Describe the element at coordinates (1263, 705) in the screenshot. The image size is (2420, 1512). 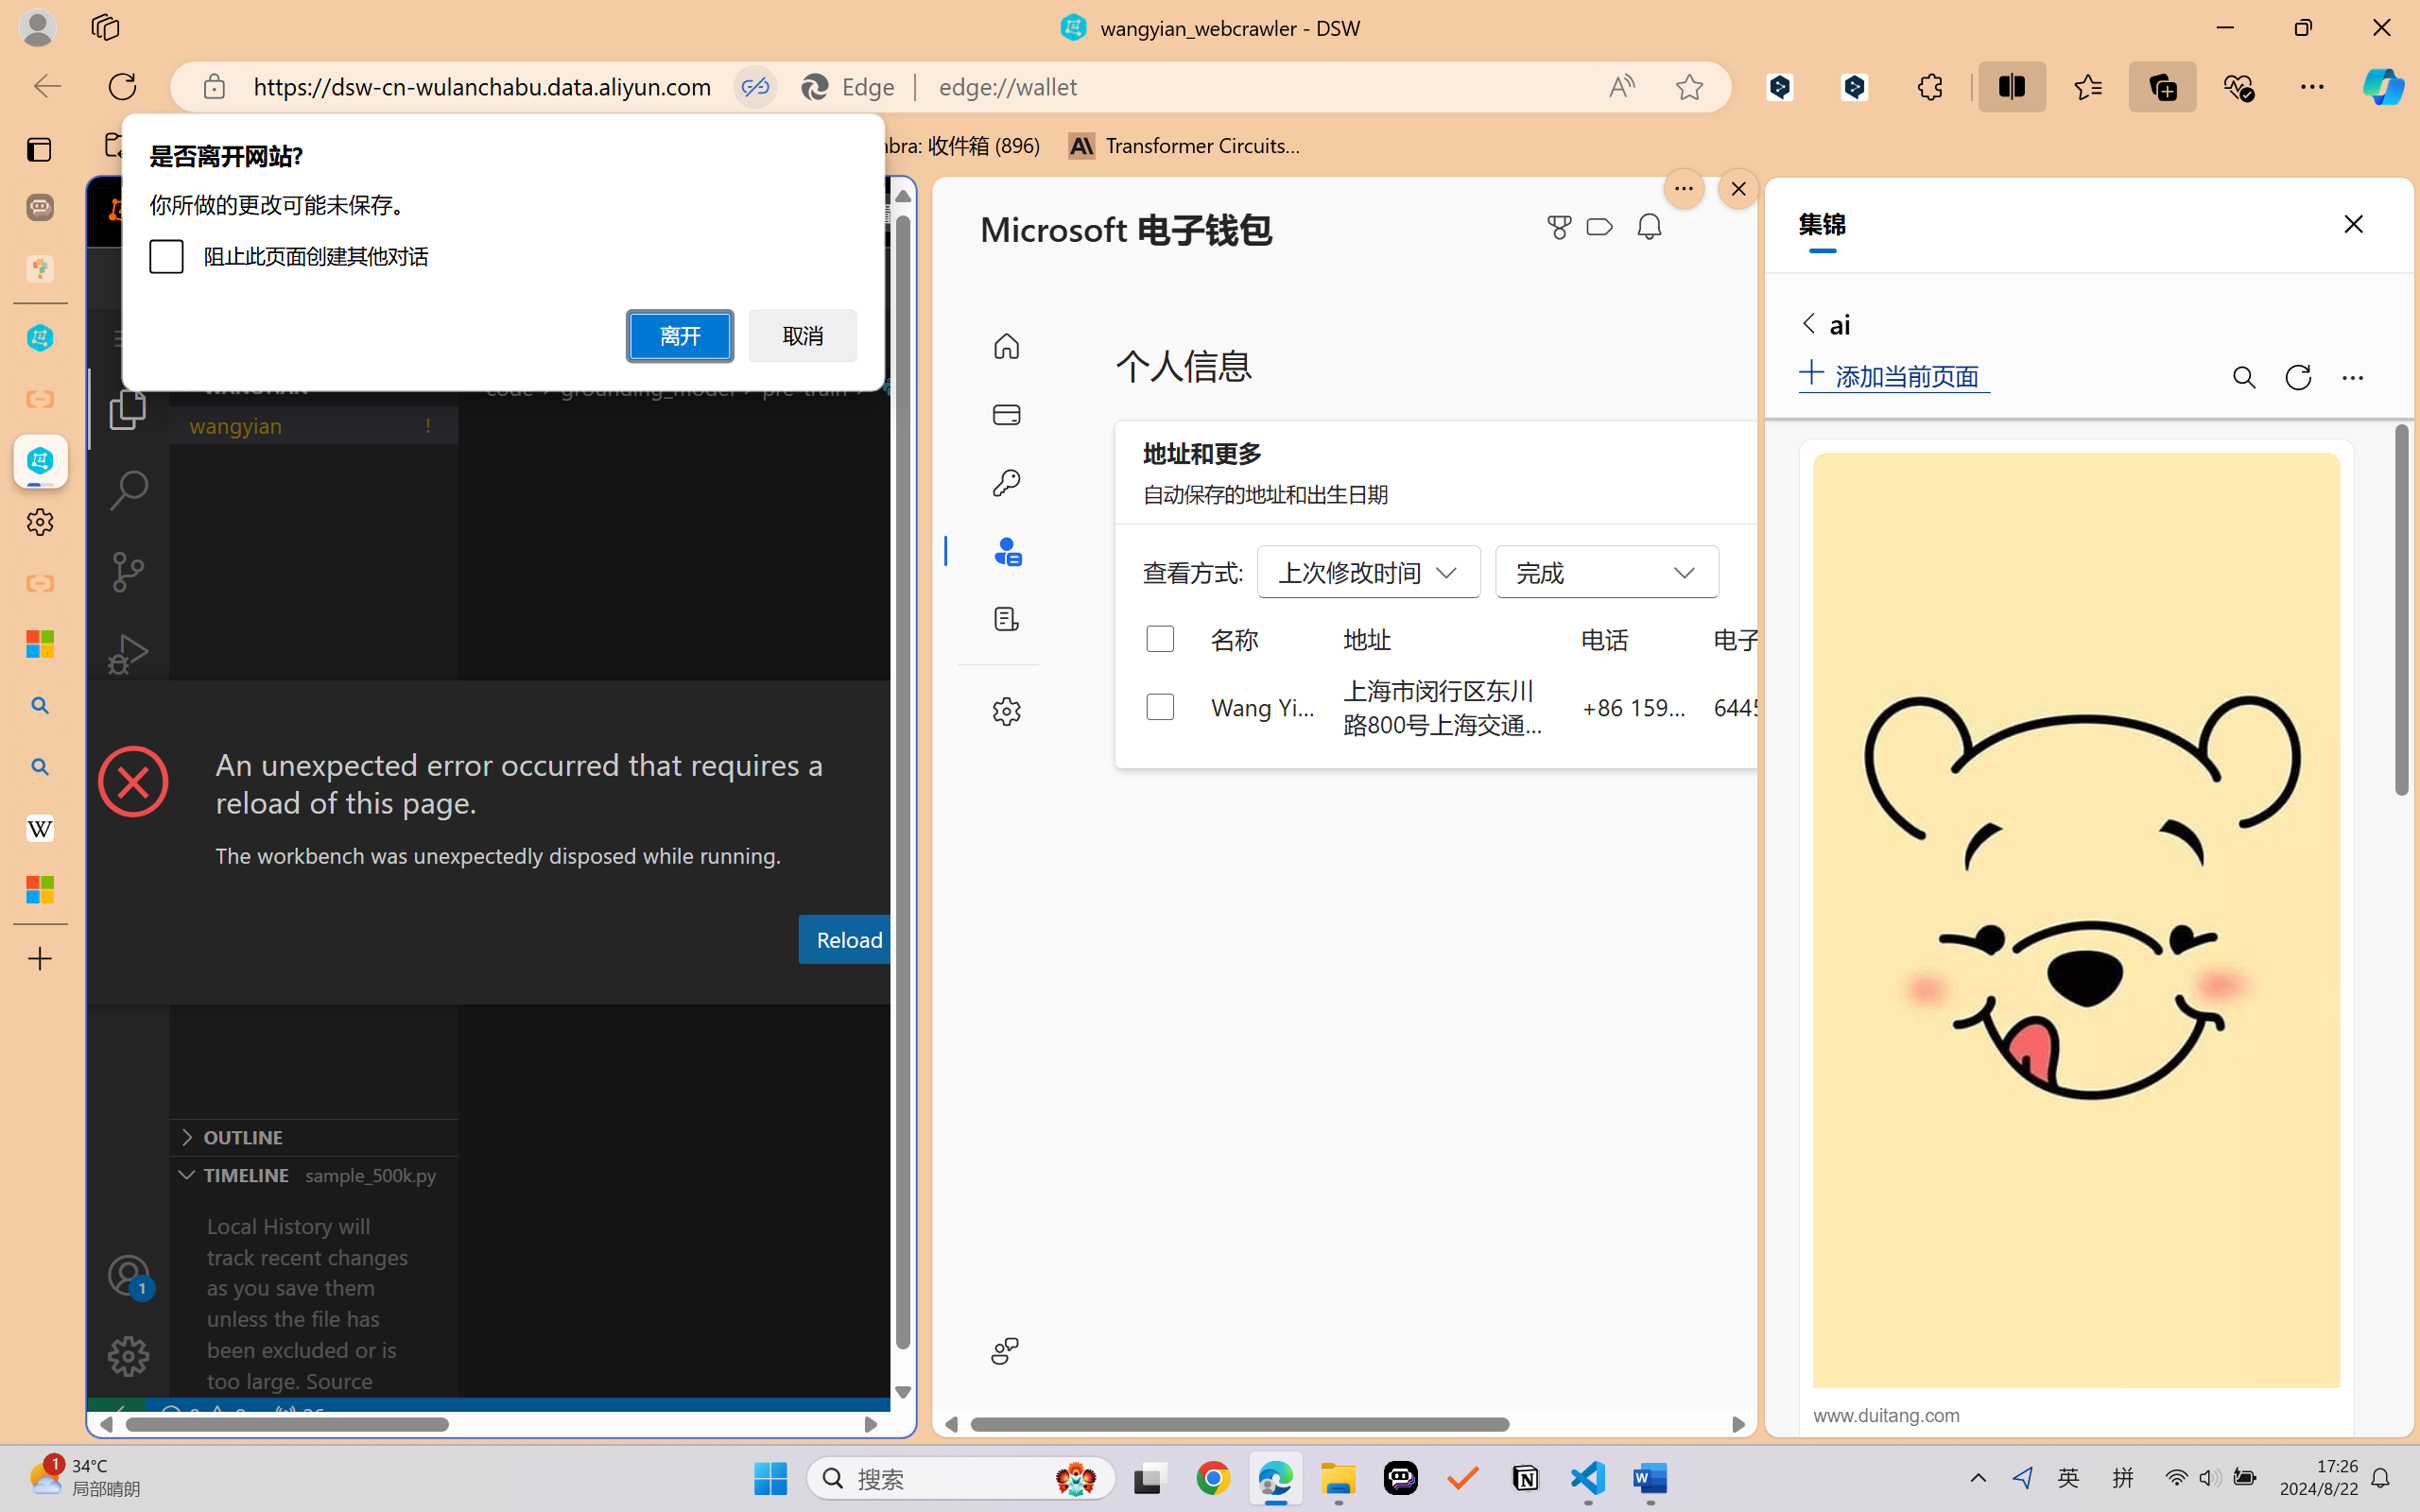
I see `'Wang Yian'` at that location.